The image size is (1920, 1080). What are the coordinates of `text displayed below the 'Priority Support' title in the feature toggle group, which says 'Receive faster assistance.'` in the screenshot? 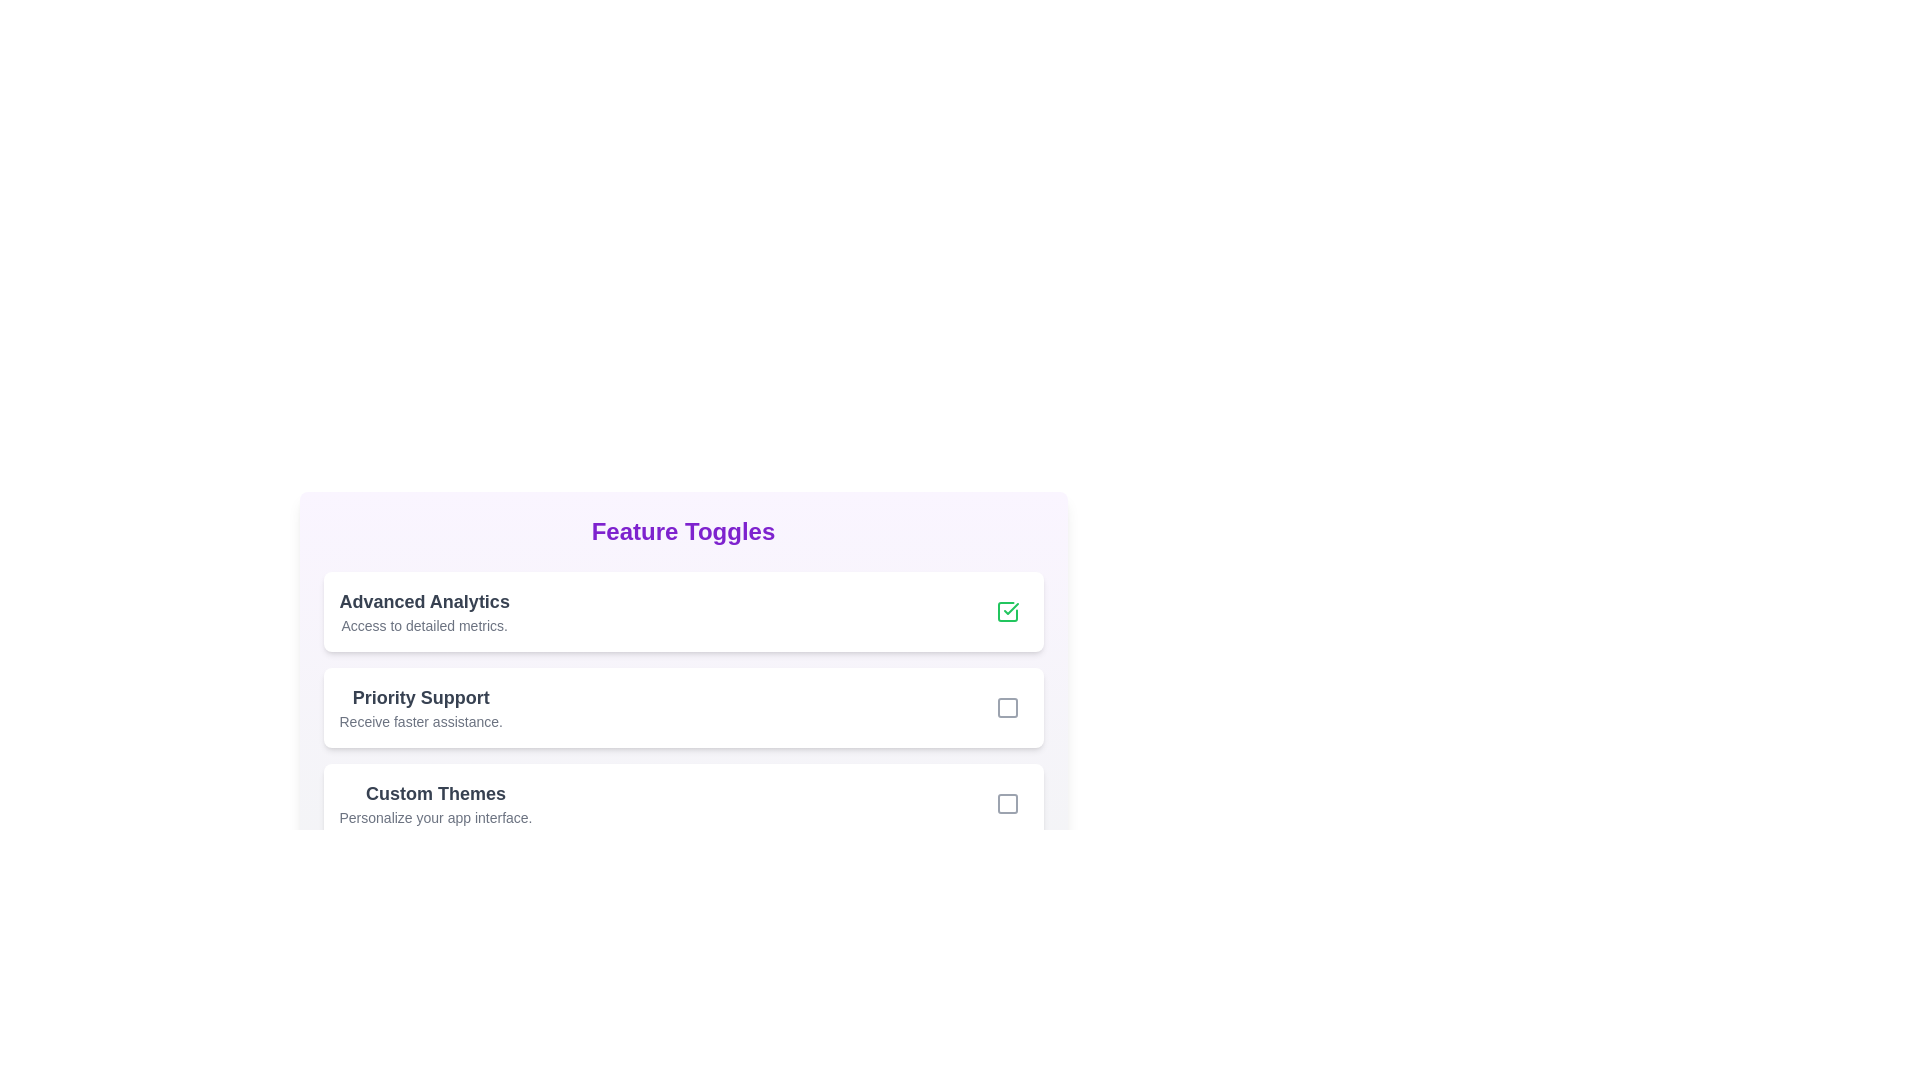 It's located at (420, 721).